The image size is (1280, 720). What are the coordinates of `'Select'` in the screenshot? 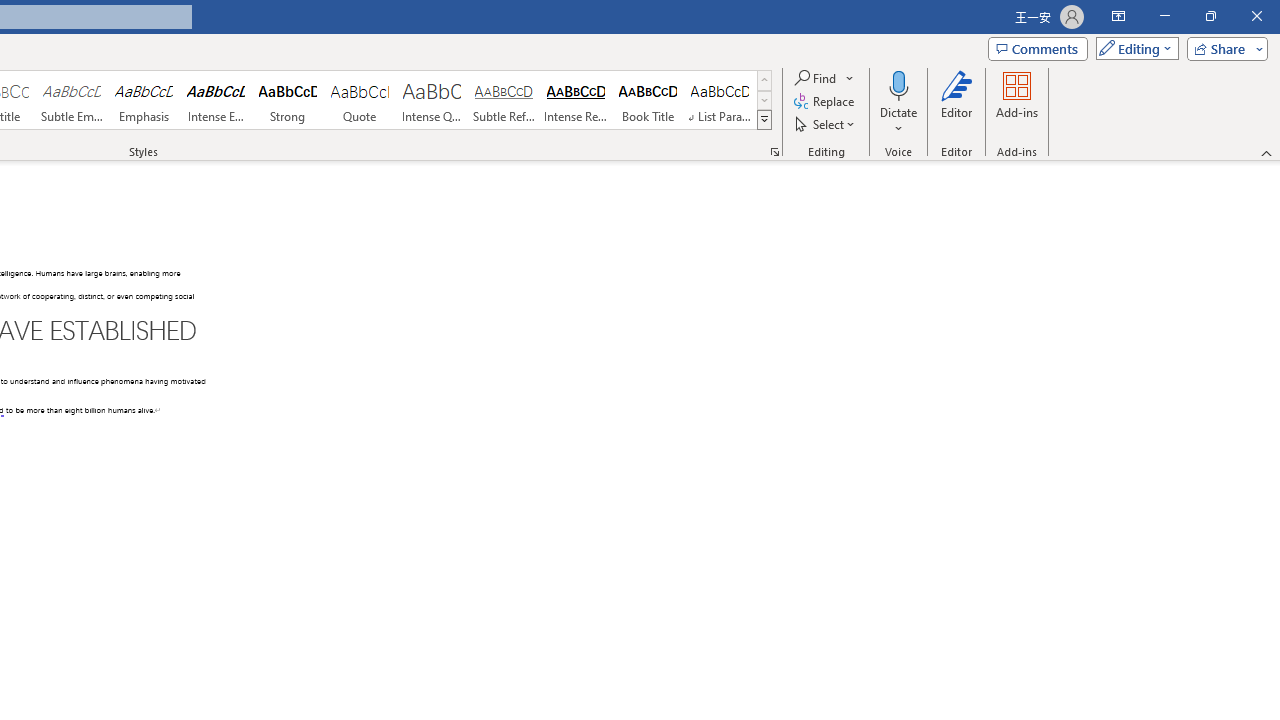 It's located at (826, 124).